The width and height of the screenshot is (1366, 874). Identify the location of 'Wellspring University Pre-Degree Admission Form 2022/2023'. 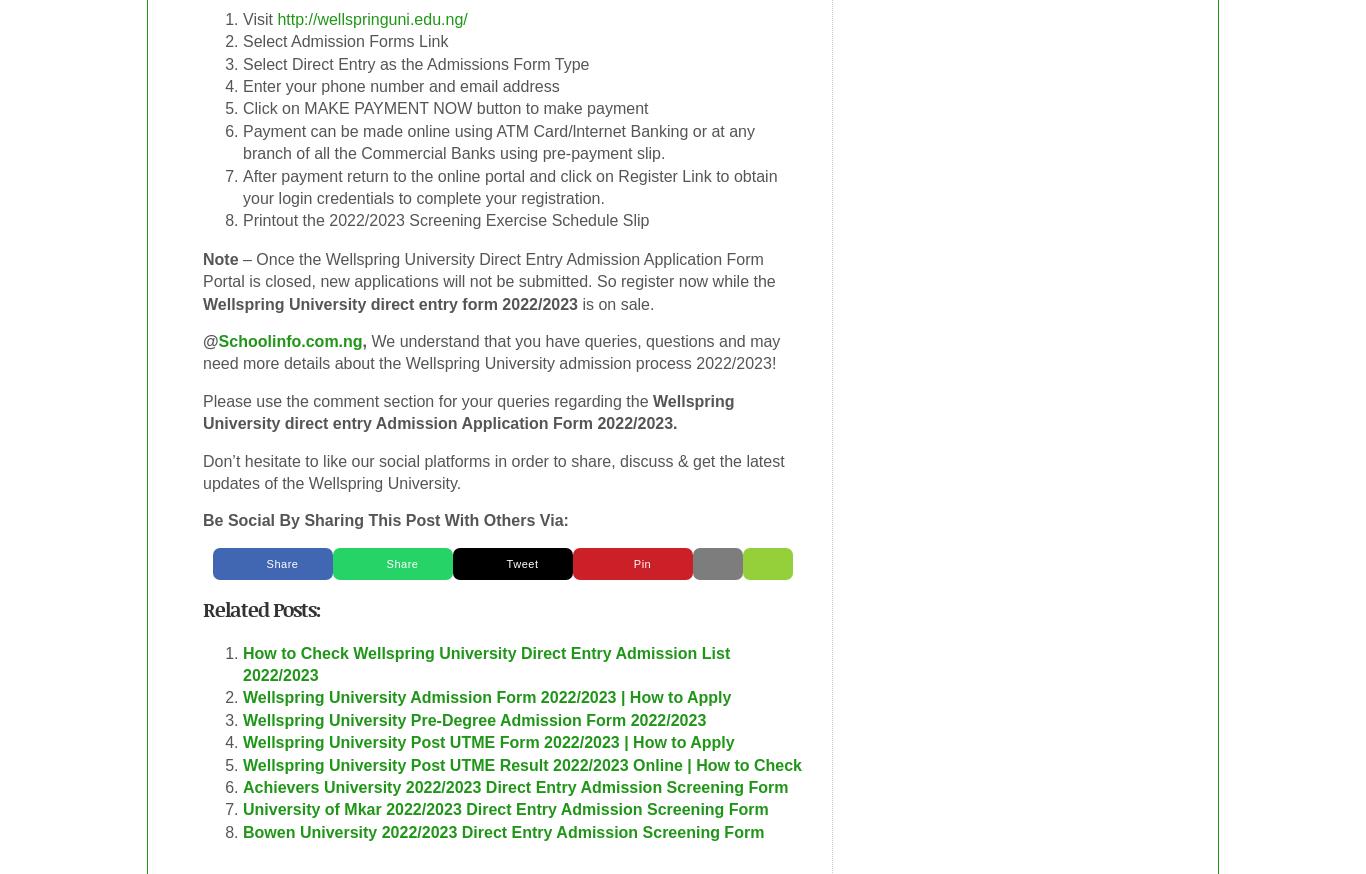
(474, 719).